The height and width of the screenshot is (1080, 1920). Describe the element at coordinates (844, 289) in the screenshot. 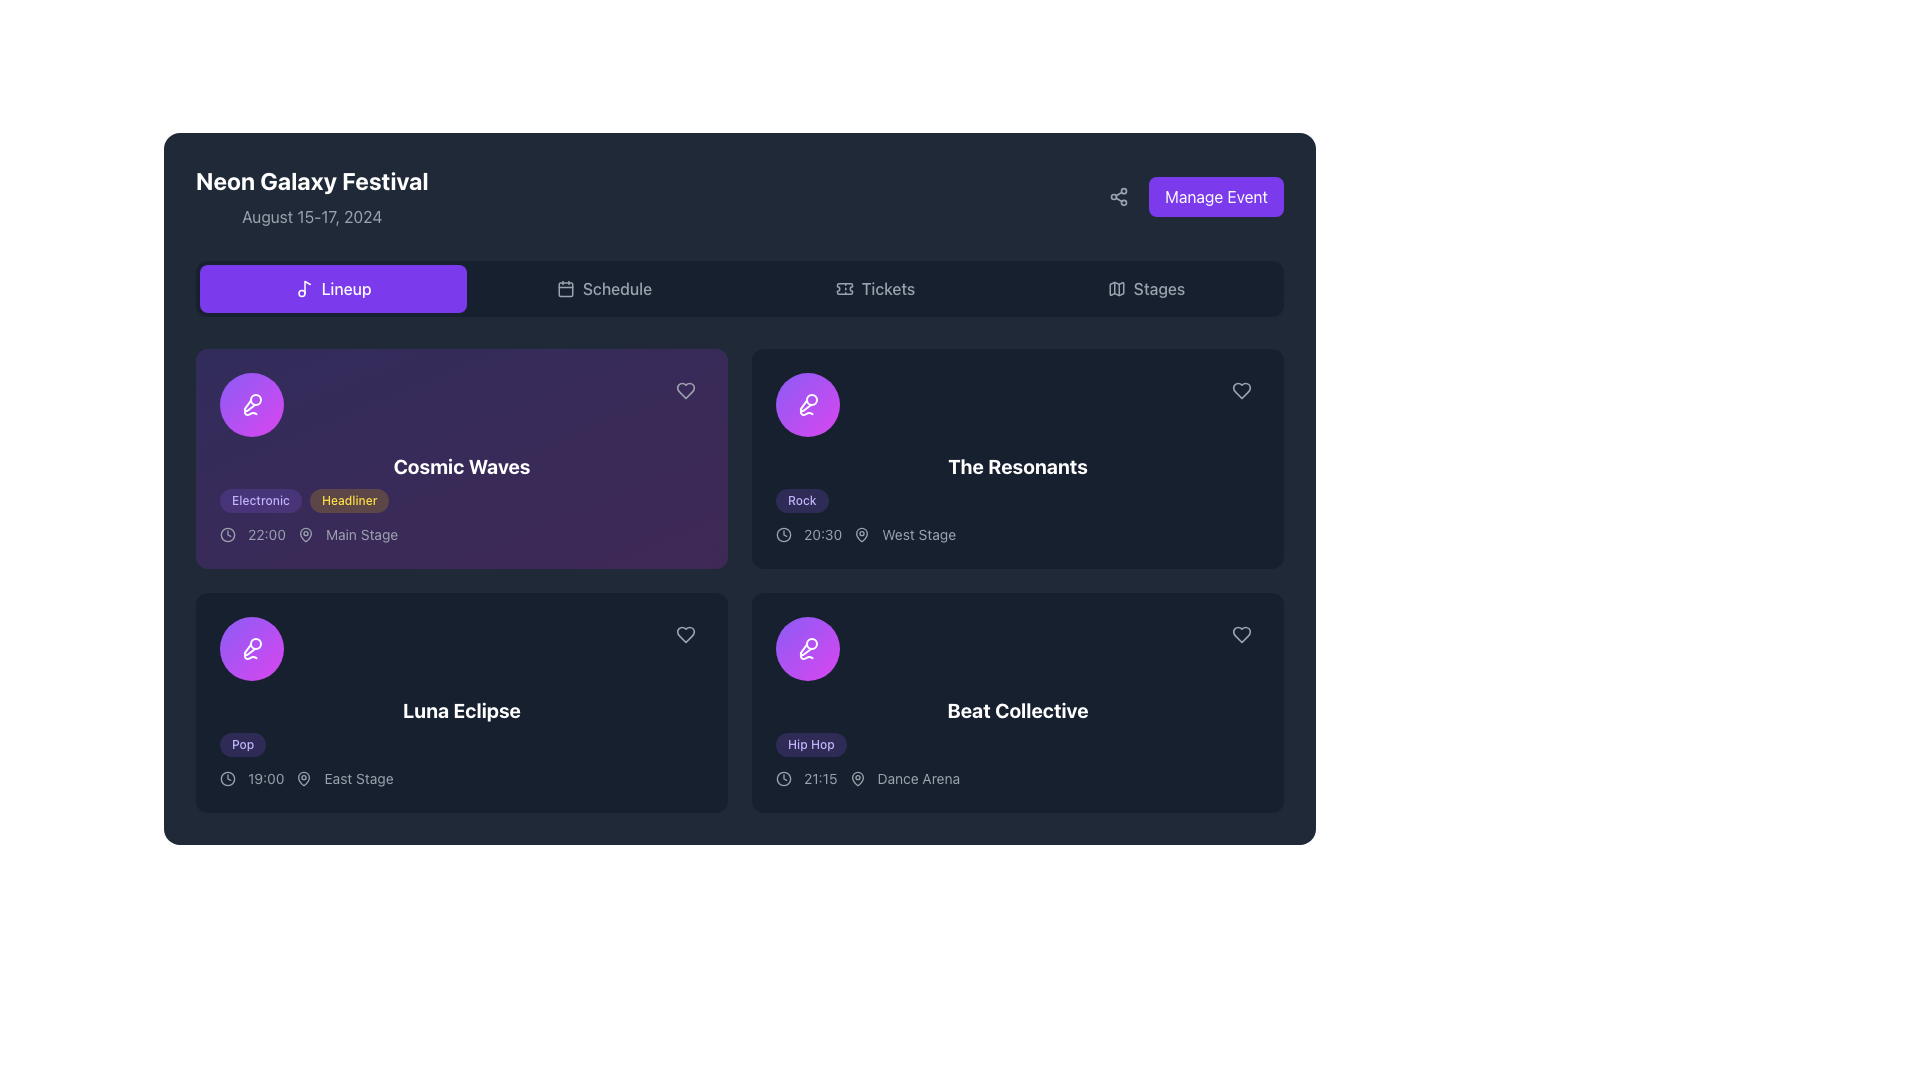

I see `the small icon resembling a stylized ticket located in the top navigation bar` at that location.